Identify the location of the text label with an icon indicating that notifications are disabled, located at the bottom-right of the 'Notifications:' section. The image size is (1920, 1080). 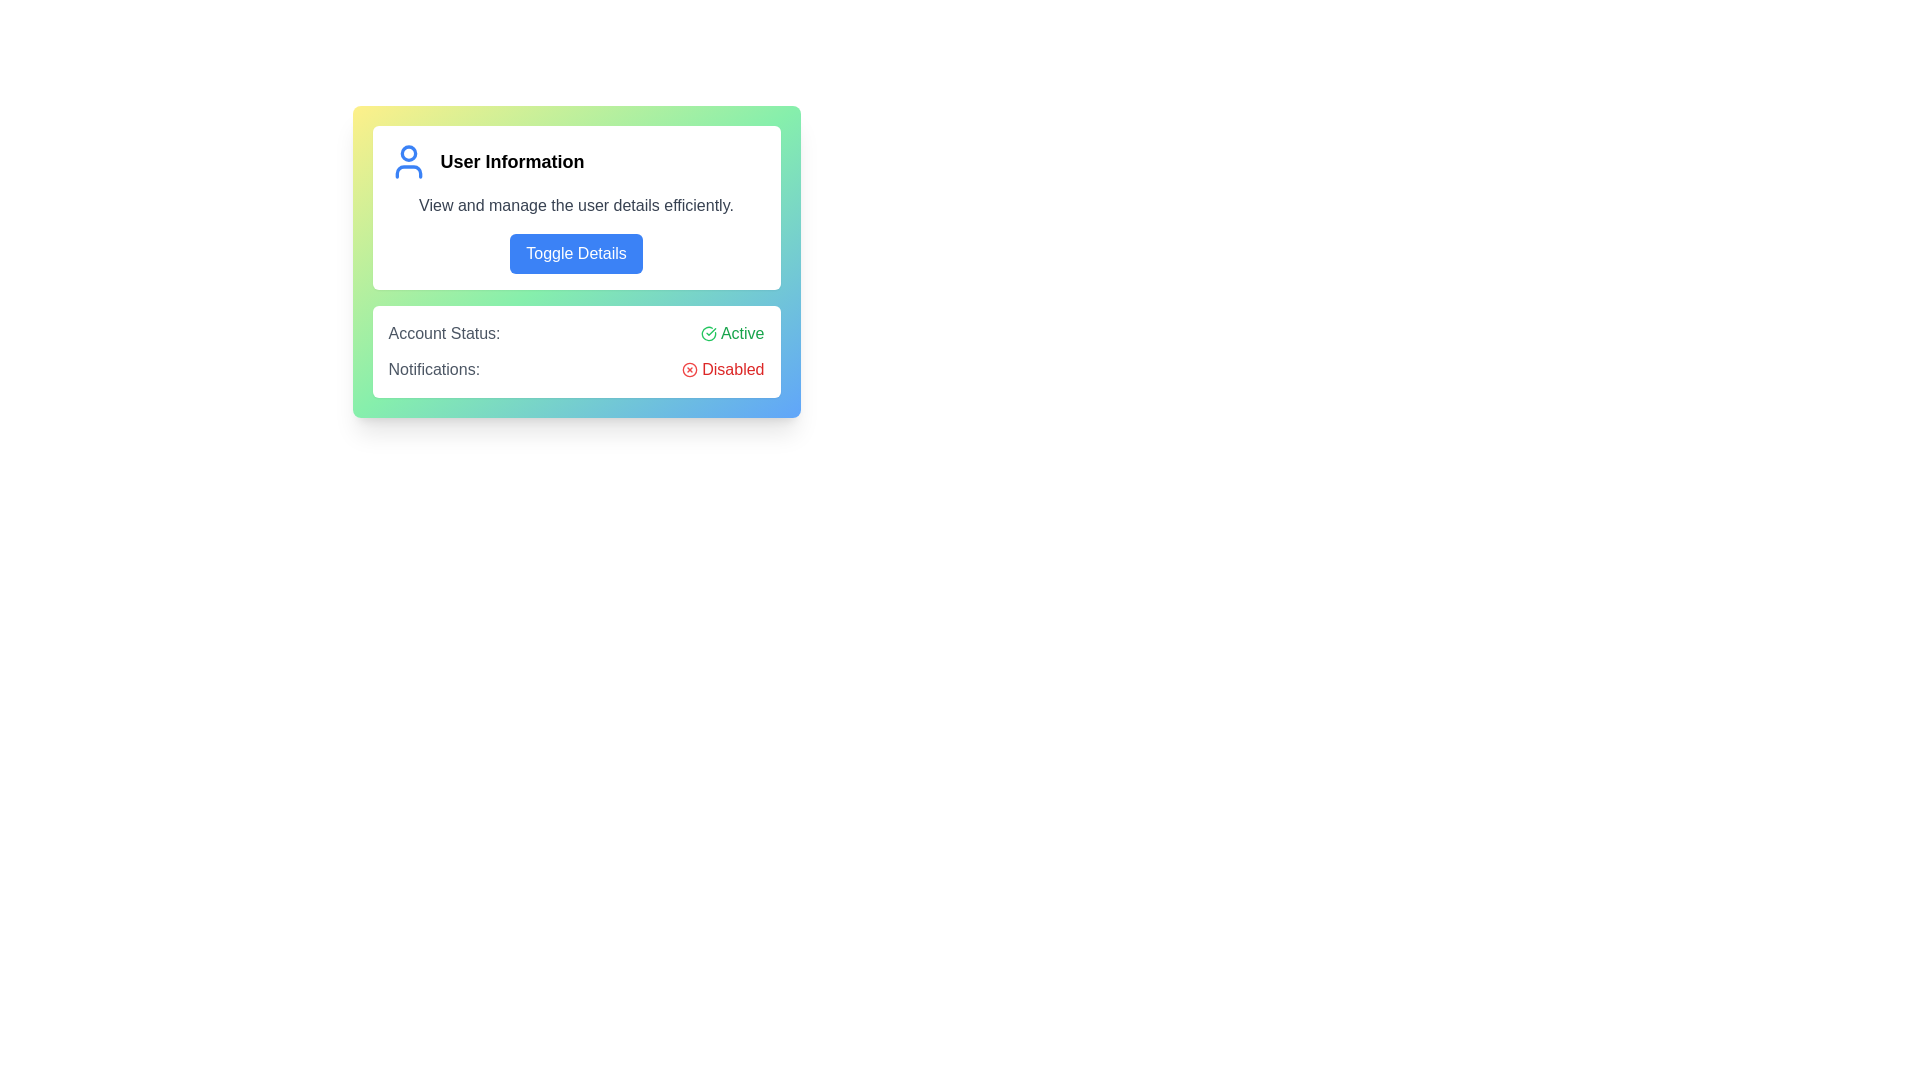
(722, 370).